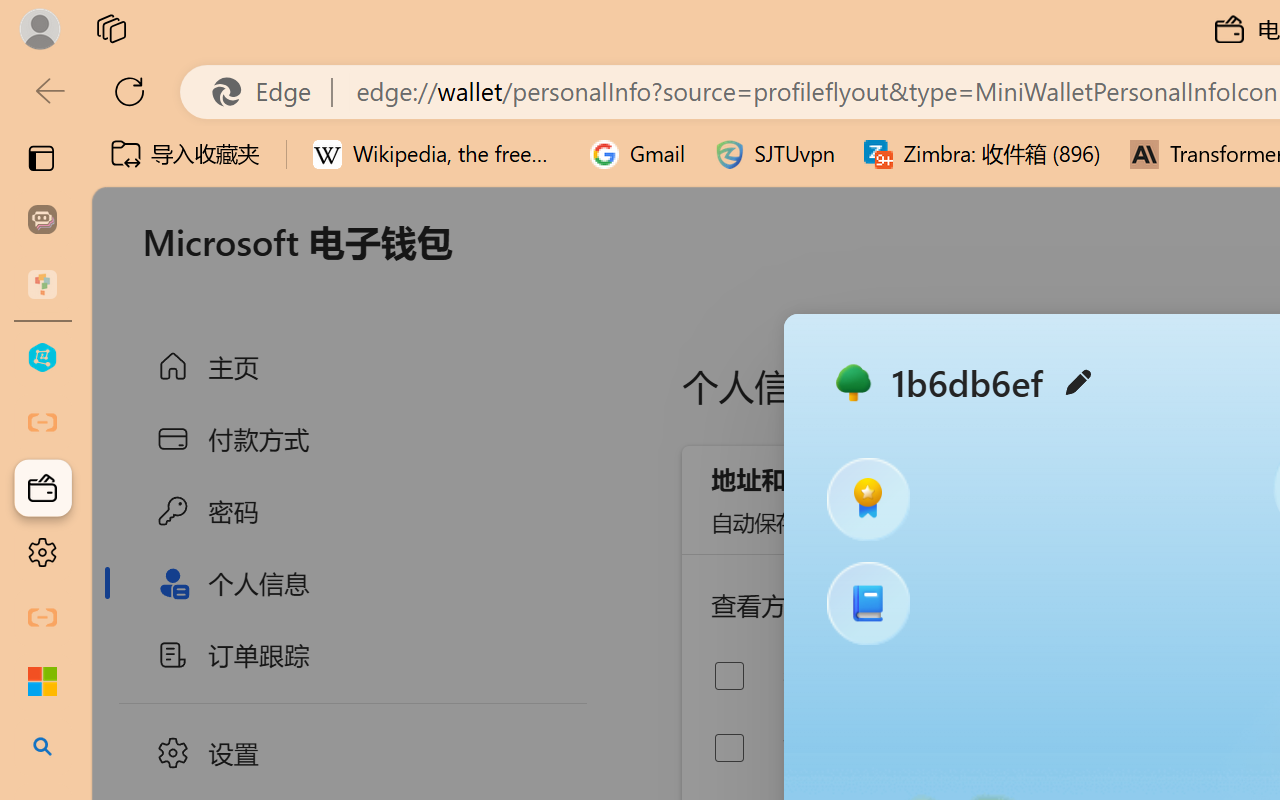 The image size is (1280, 800). I want to click on 'Gmail', so click(637, 154).